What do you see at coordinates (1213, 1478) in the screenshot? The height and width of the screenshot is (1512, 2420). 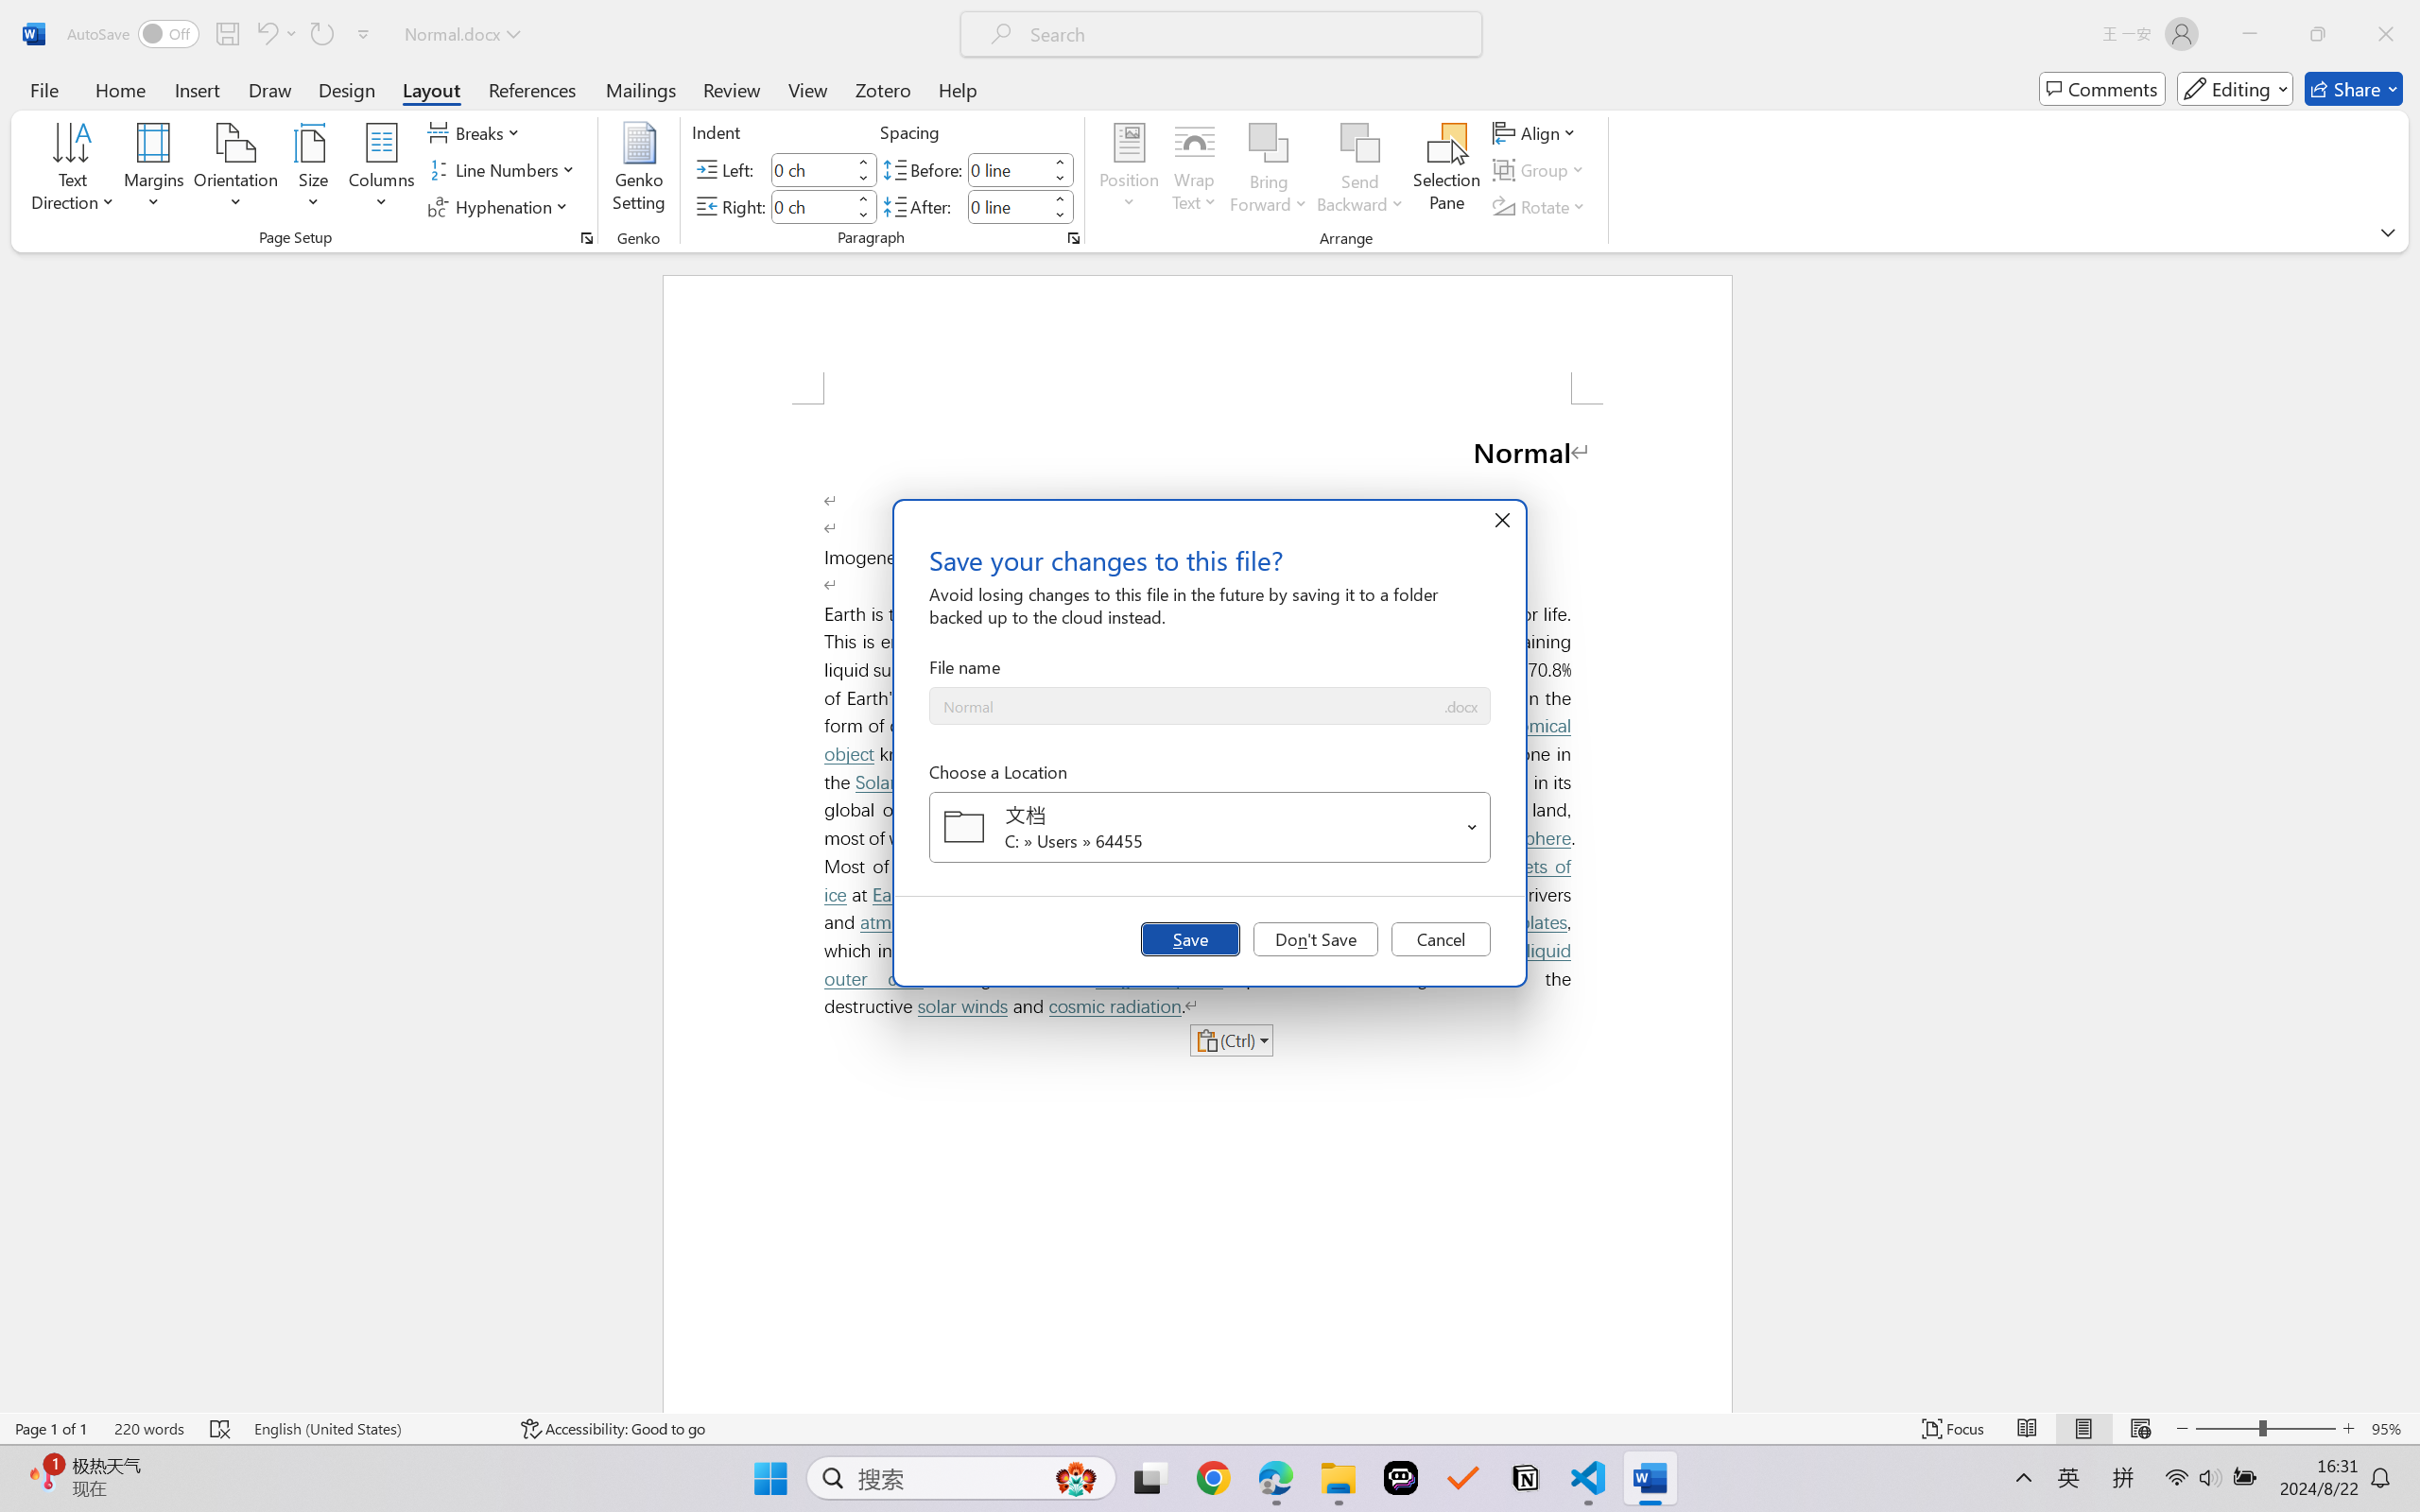 I see `'Google Chrome'` at bounding box center [1213, 1478].